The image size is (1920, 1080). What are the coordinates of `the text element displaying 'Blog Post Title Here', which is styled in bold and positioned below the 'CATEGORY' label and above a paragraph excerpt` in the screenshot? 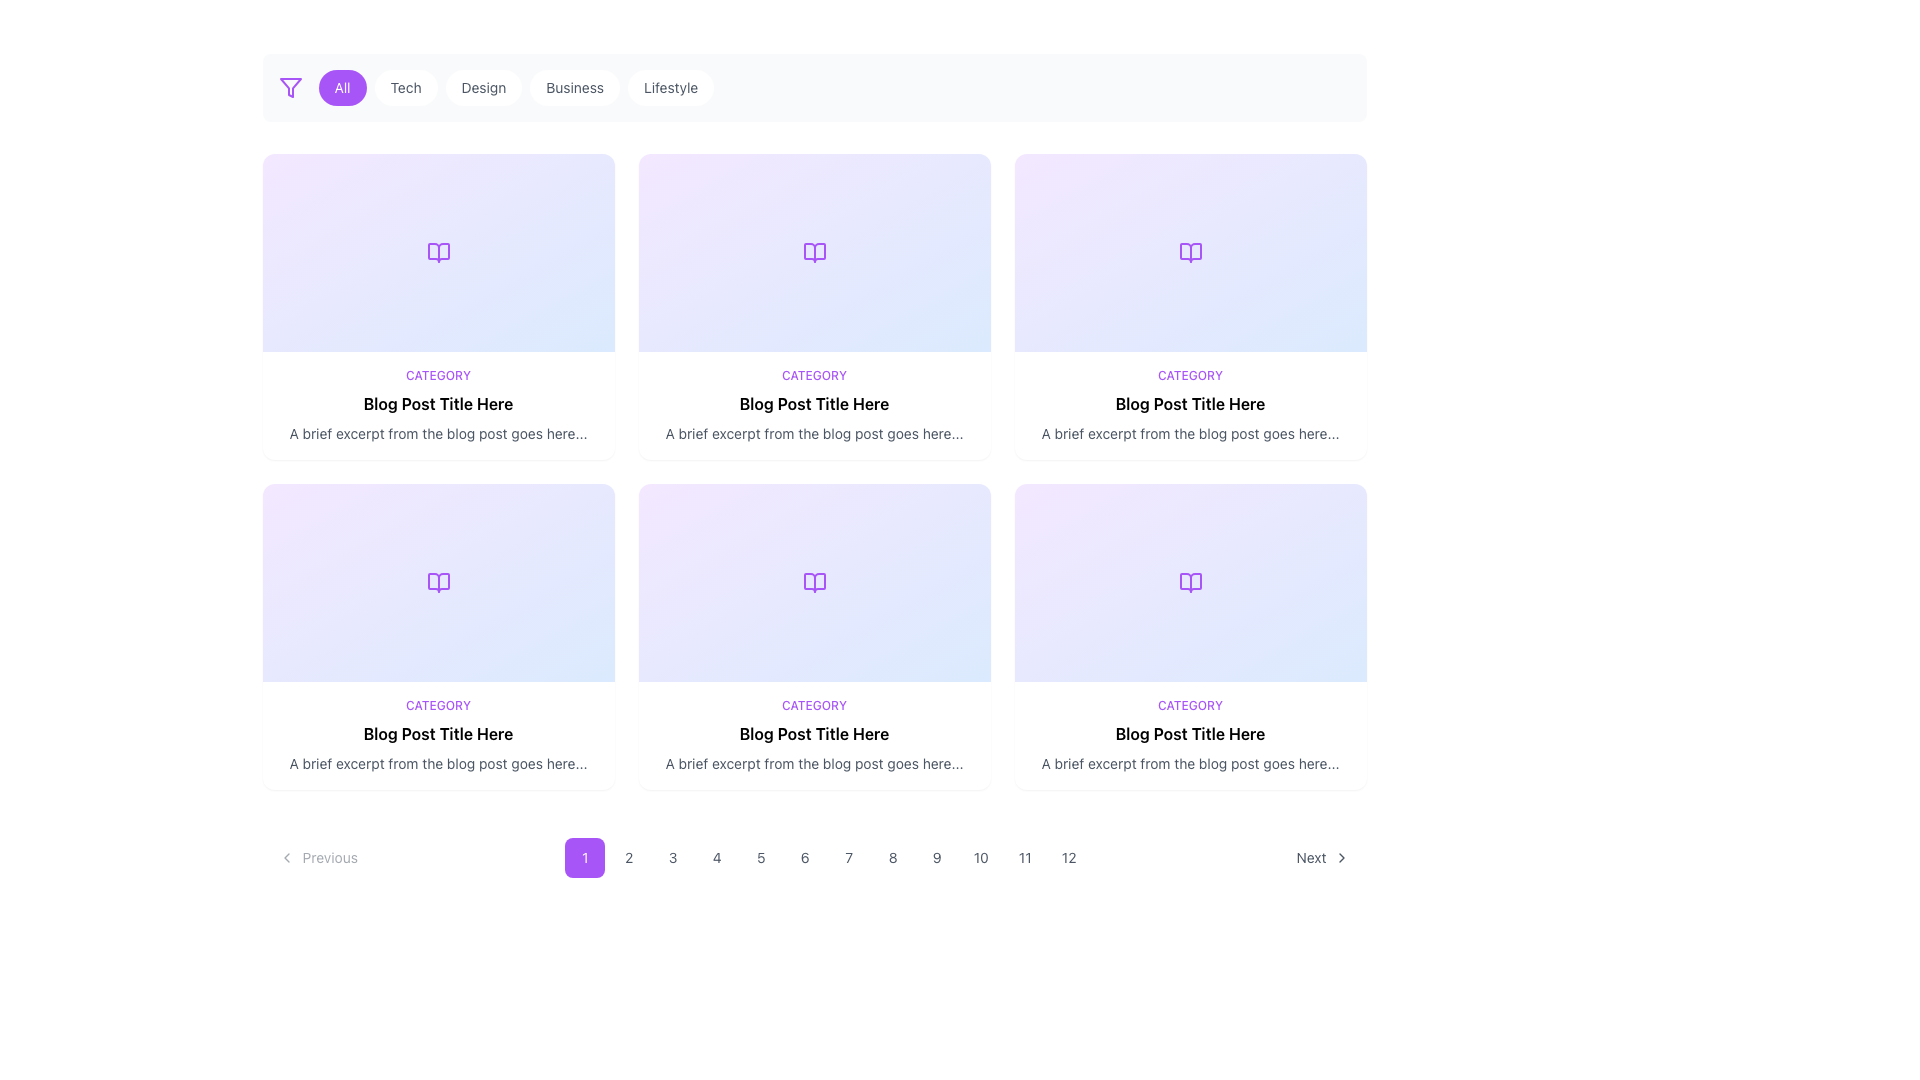 It's located at (437, 733).